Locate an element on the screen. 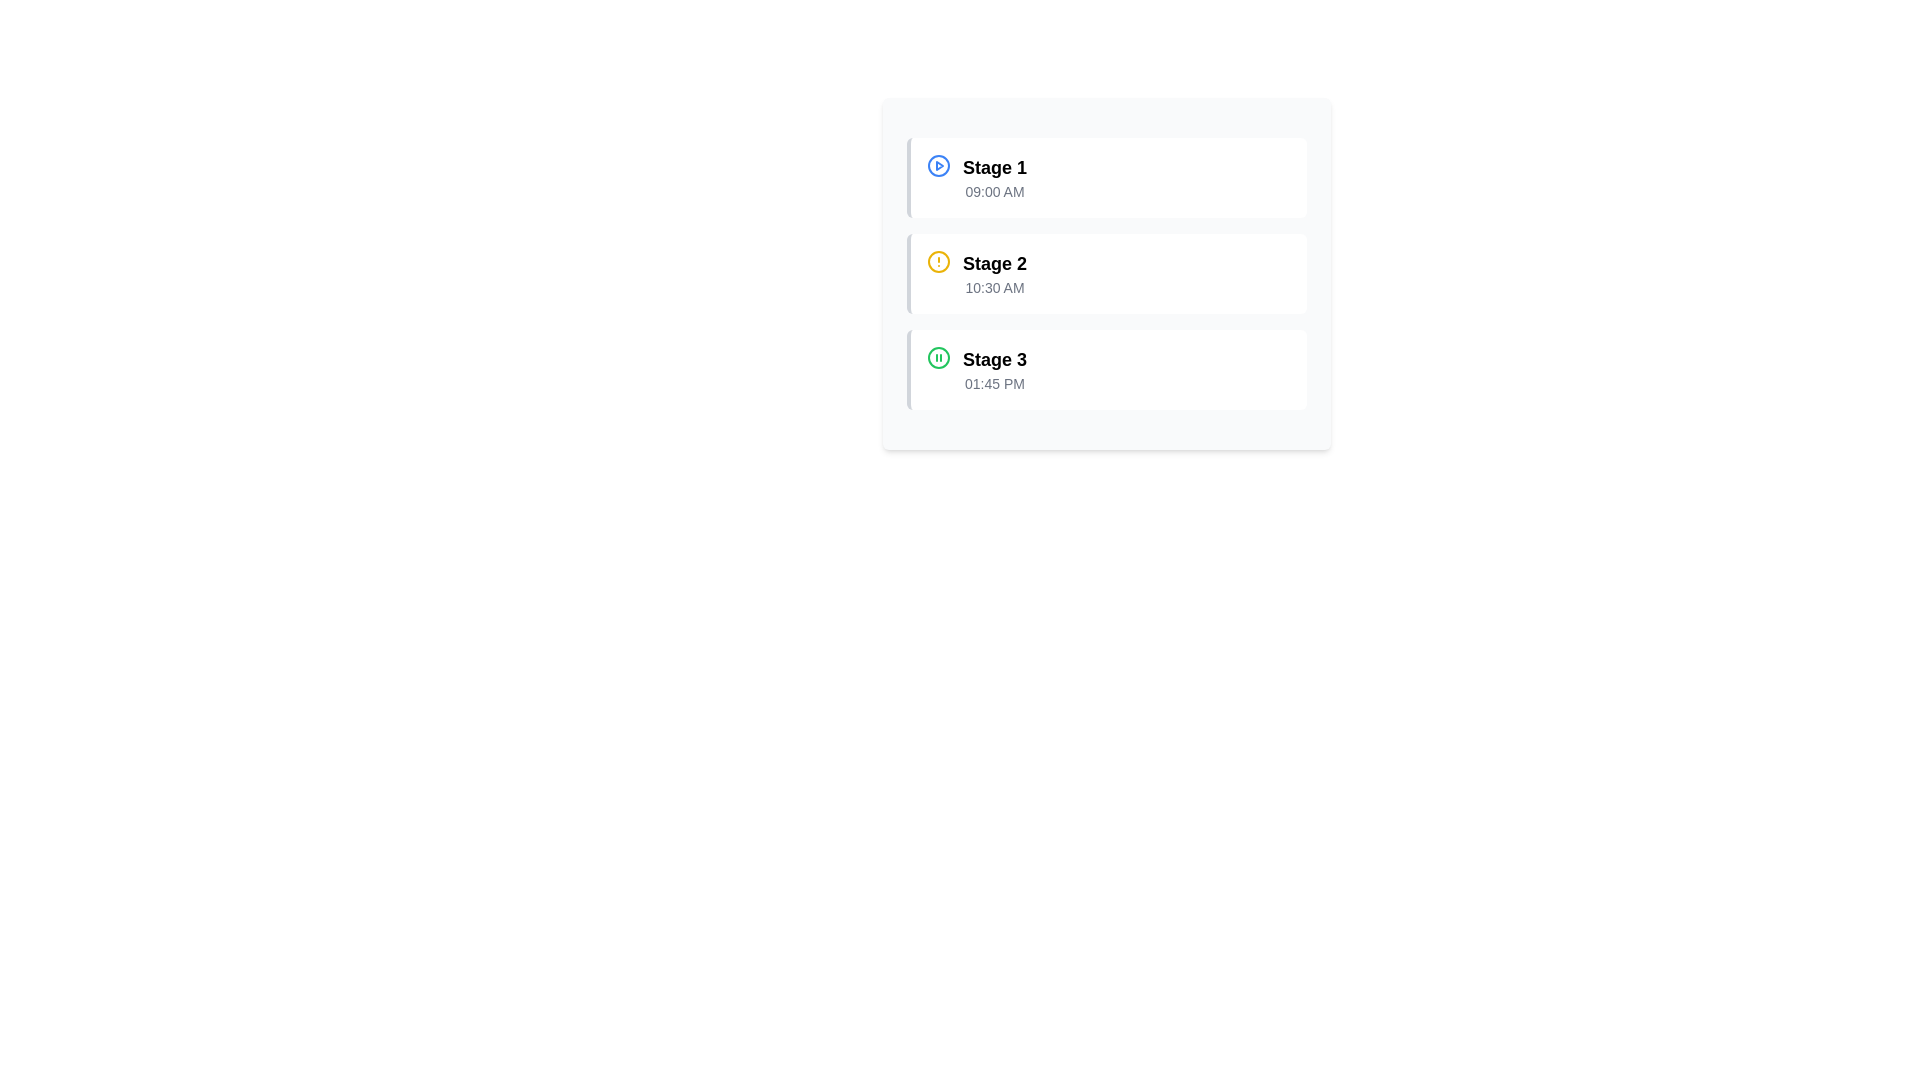 The height and width of the screenshot is (1080, 1920). the informational card labeled 'Stage 2', which is the second entry in the vertical list of stages, indicating a warning or pending state is located at coordinates (977, 273).